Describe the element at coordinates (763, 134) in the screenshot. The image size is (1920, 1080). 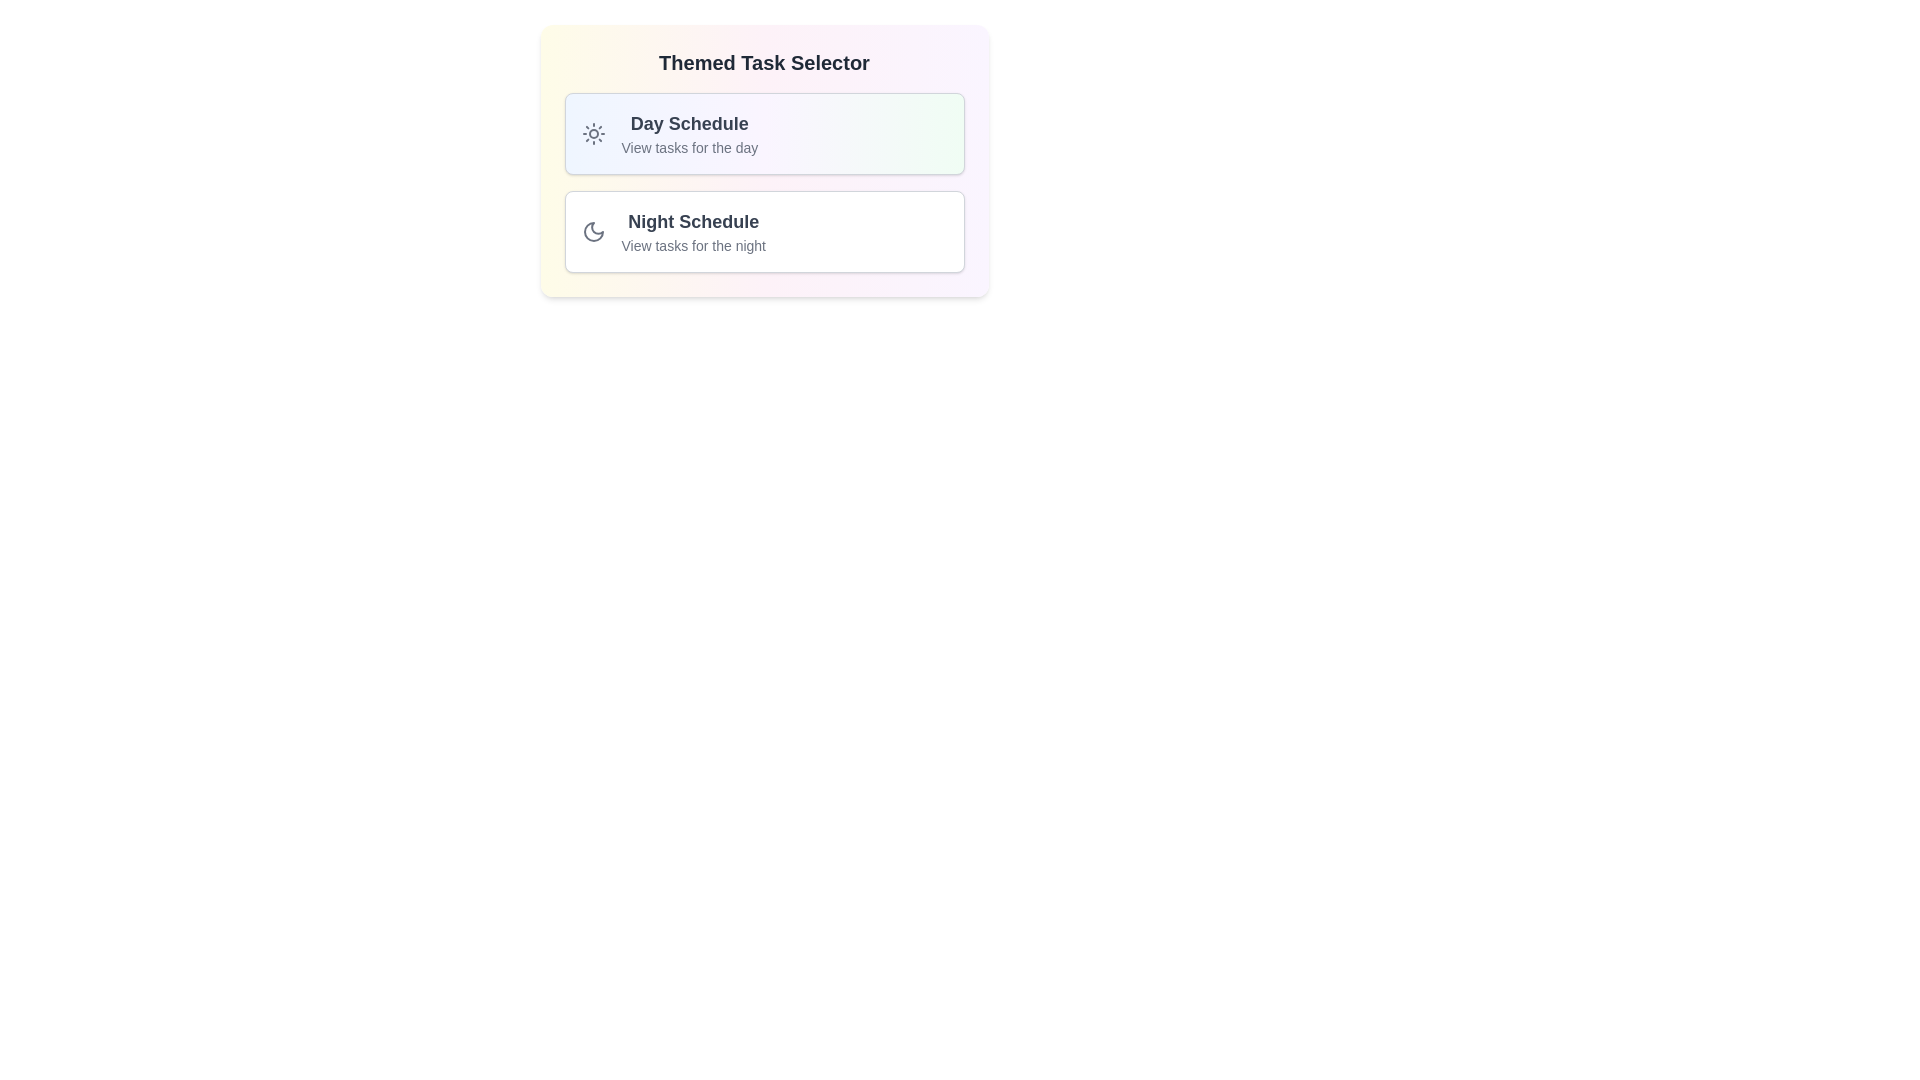
I see `the item Day Schedule to observe the visual effect` at that location.